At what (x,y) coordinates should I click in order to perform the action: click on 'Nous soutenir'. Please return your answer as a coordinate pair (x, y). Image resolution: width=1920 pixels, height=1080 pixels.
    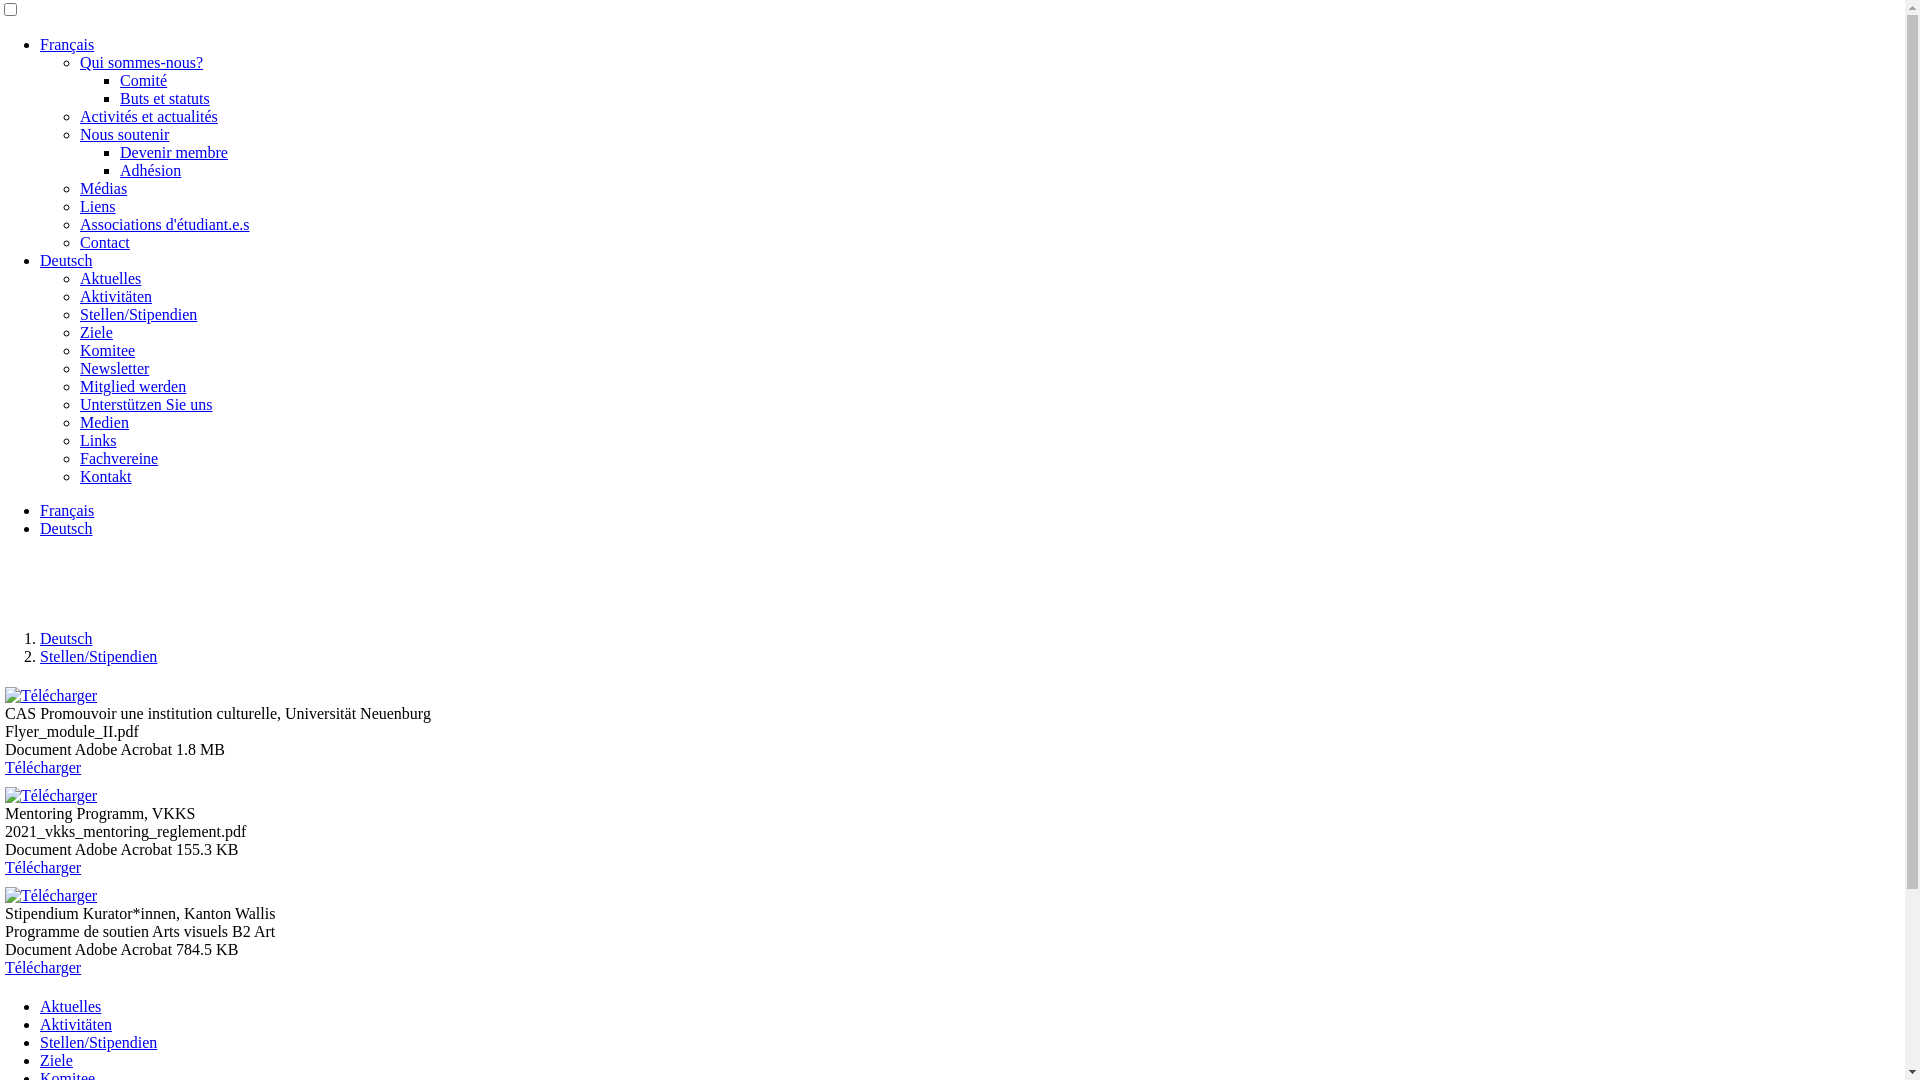
    Looking at the image, I should click on (123, 134).